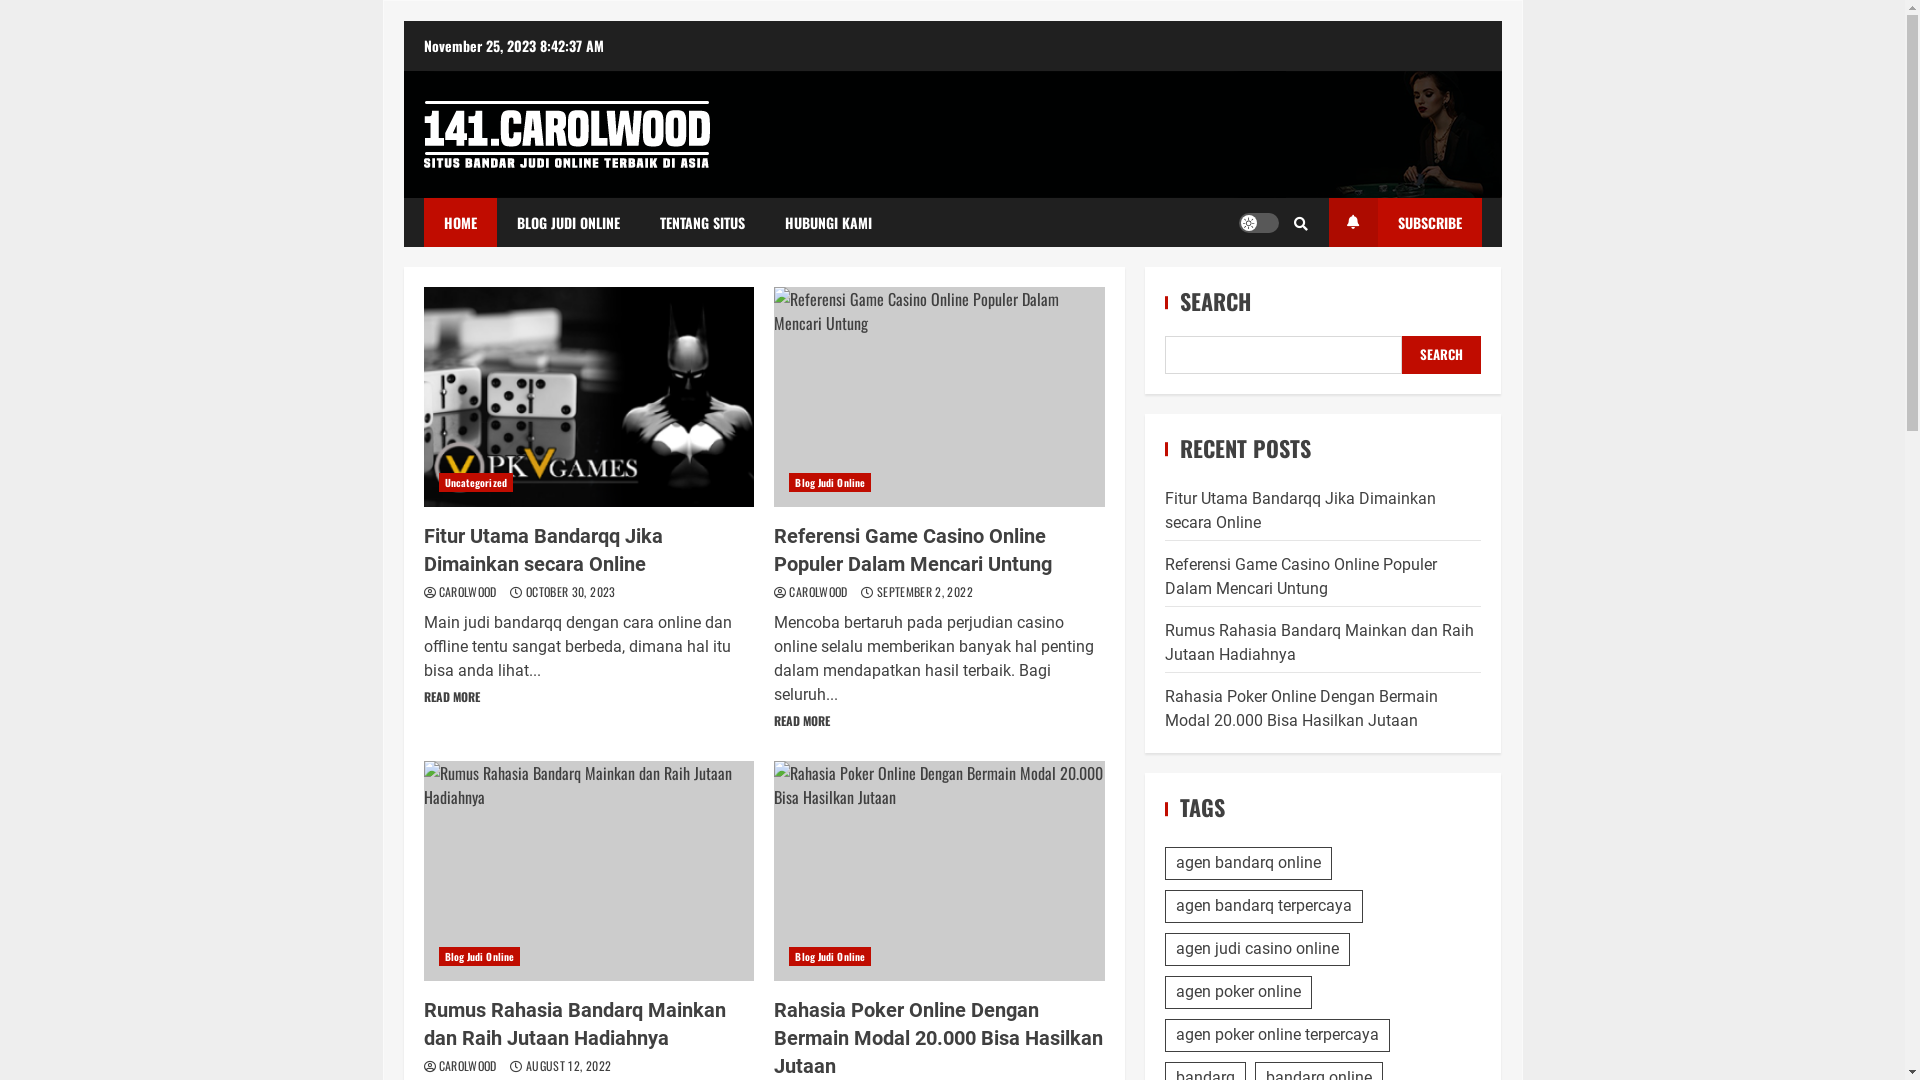 The image size is (1920, 1080). Describe the element at coordinates (1403, 222) in the screenshot. I see `'SUBSCRIBE'` at that location.